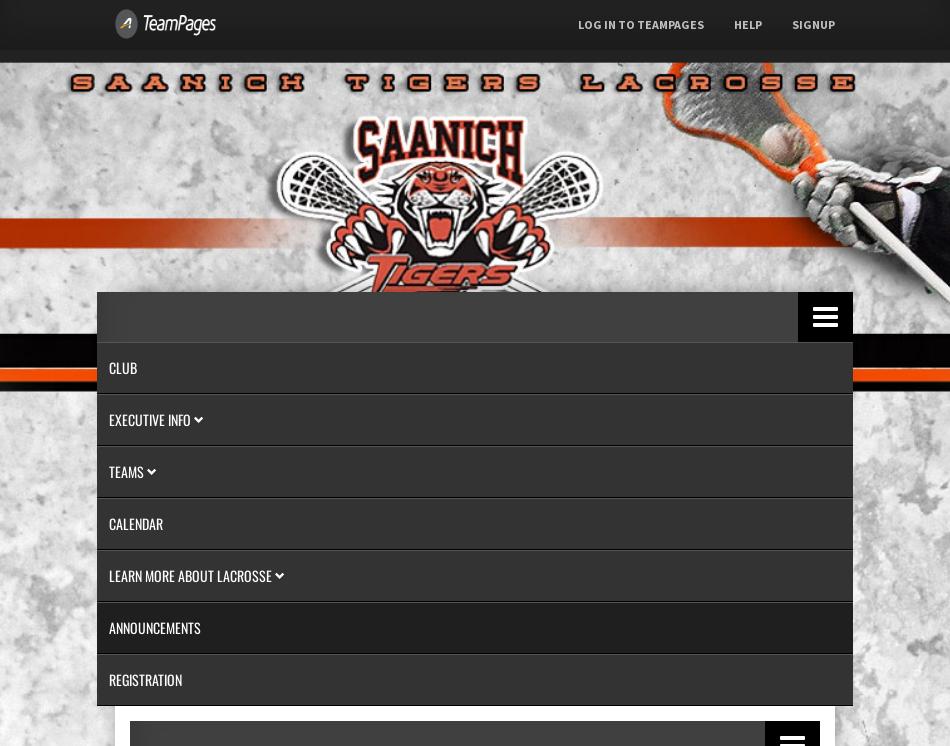 The height and width of the screenshot is (746, 950). What do you see at coordinates (151, 418) in the screenshot?
I see `'Executive Info'` at bounding box center [151, 418].